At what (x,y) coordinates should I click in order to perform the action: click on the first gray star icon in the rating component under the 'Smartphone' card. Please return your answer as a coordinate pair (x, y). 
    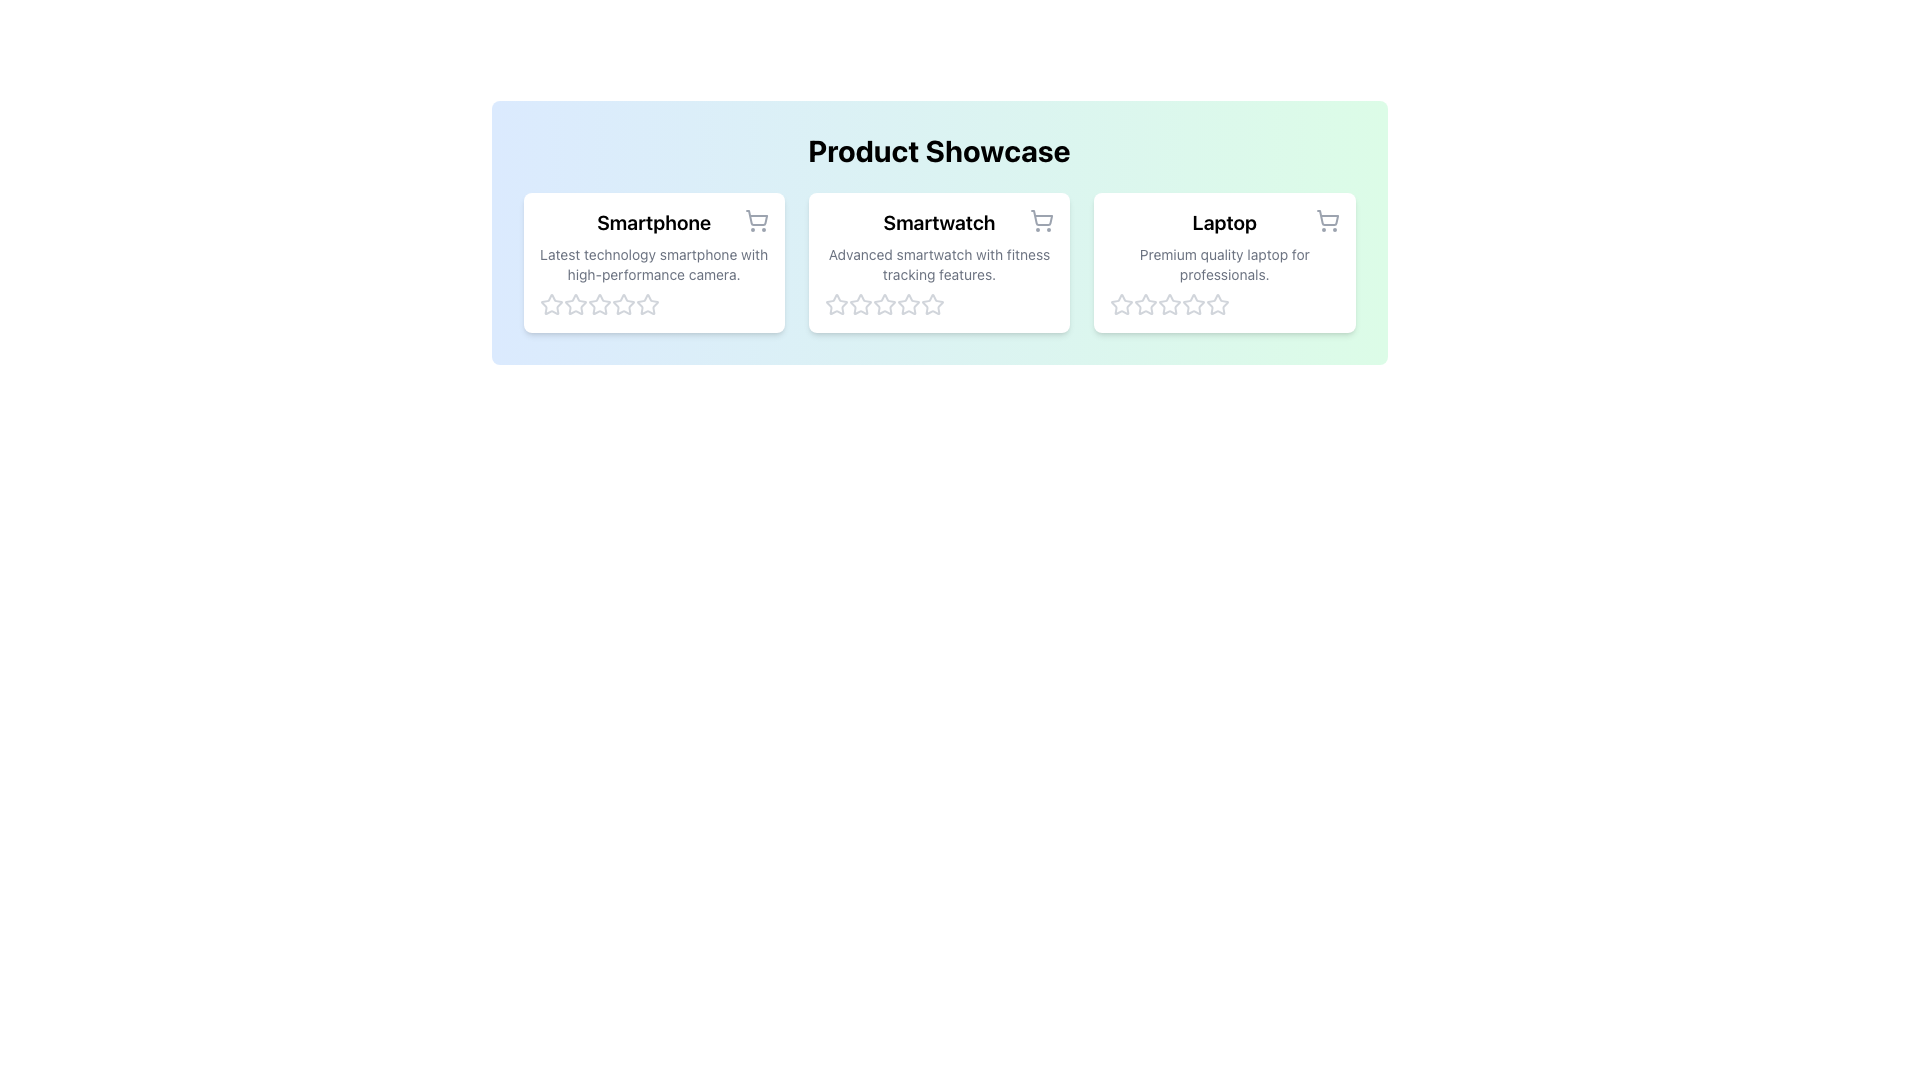
    Looking at the image, I should click on (551, 304).